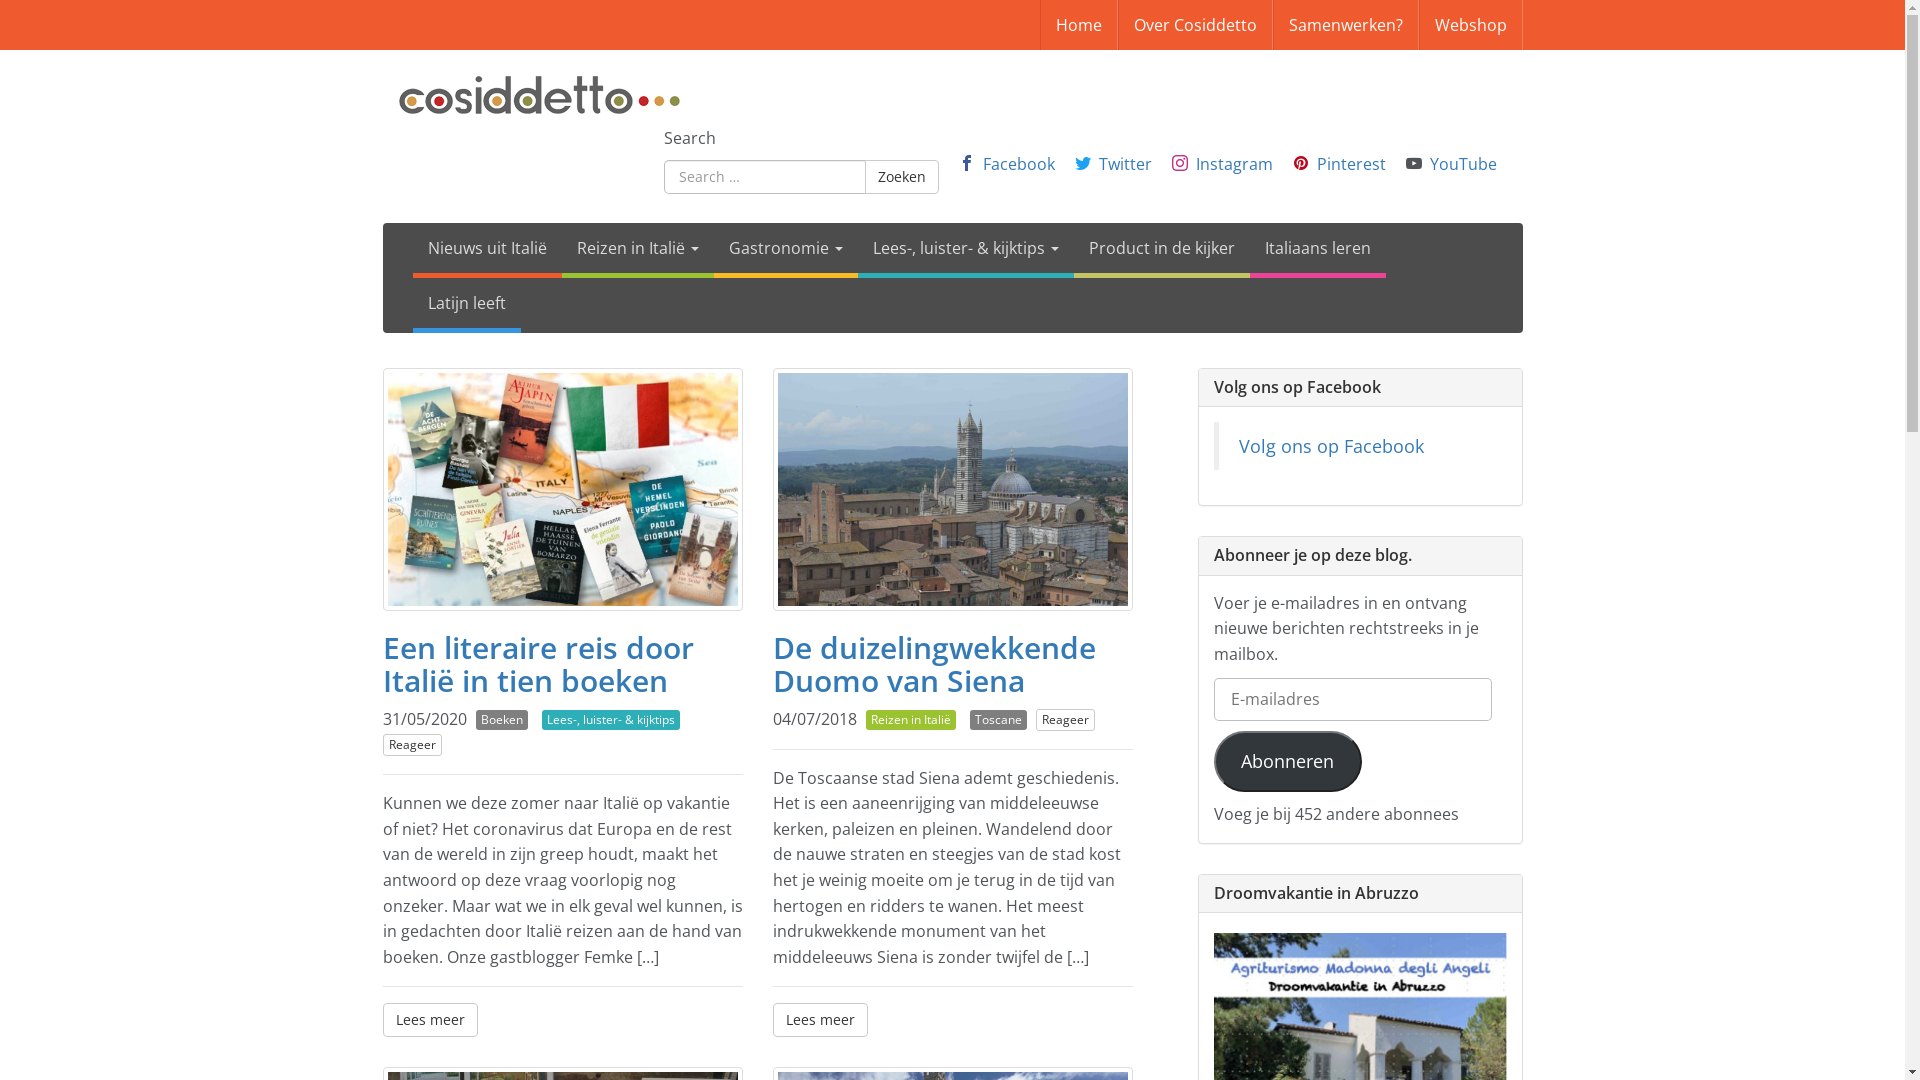 The width and height of the screenshot is (1920, 1080). What do you see at coordinates (1416, 24) in the screenshot?
I see `'Webshop'` at bounding box center [1416, 24].